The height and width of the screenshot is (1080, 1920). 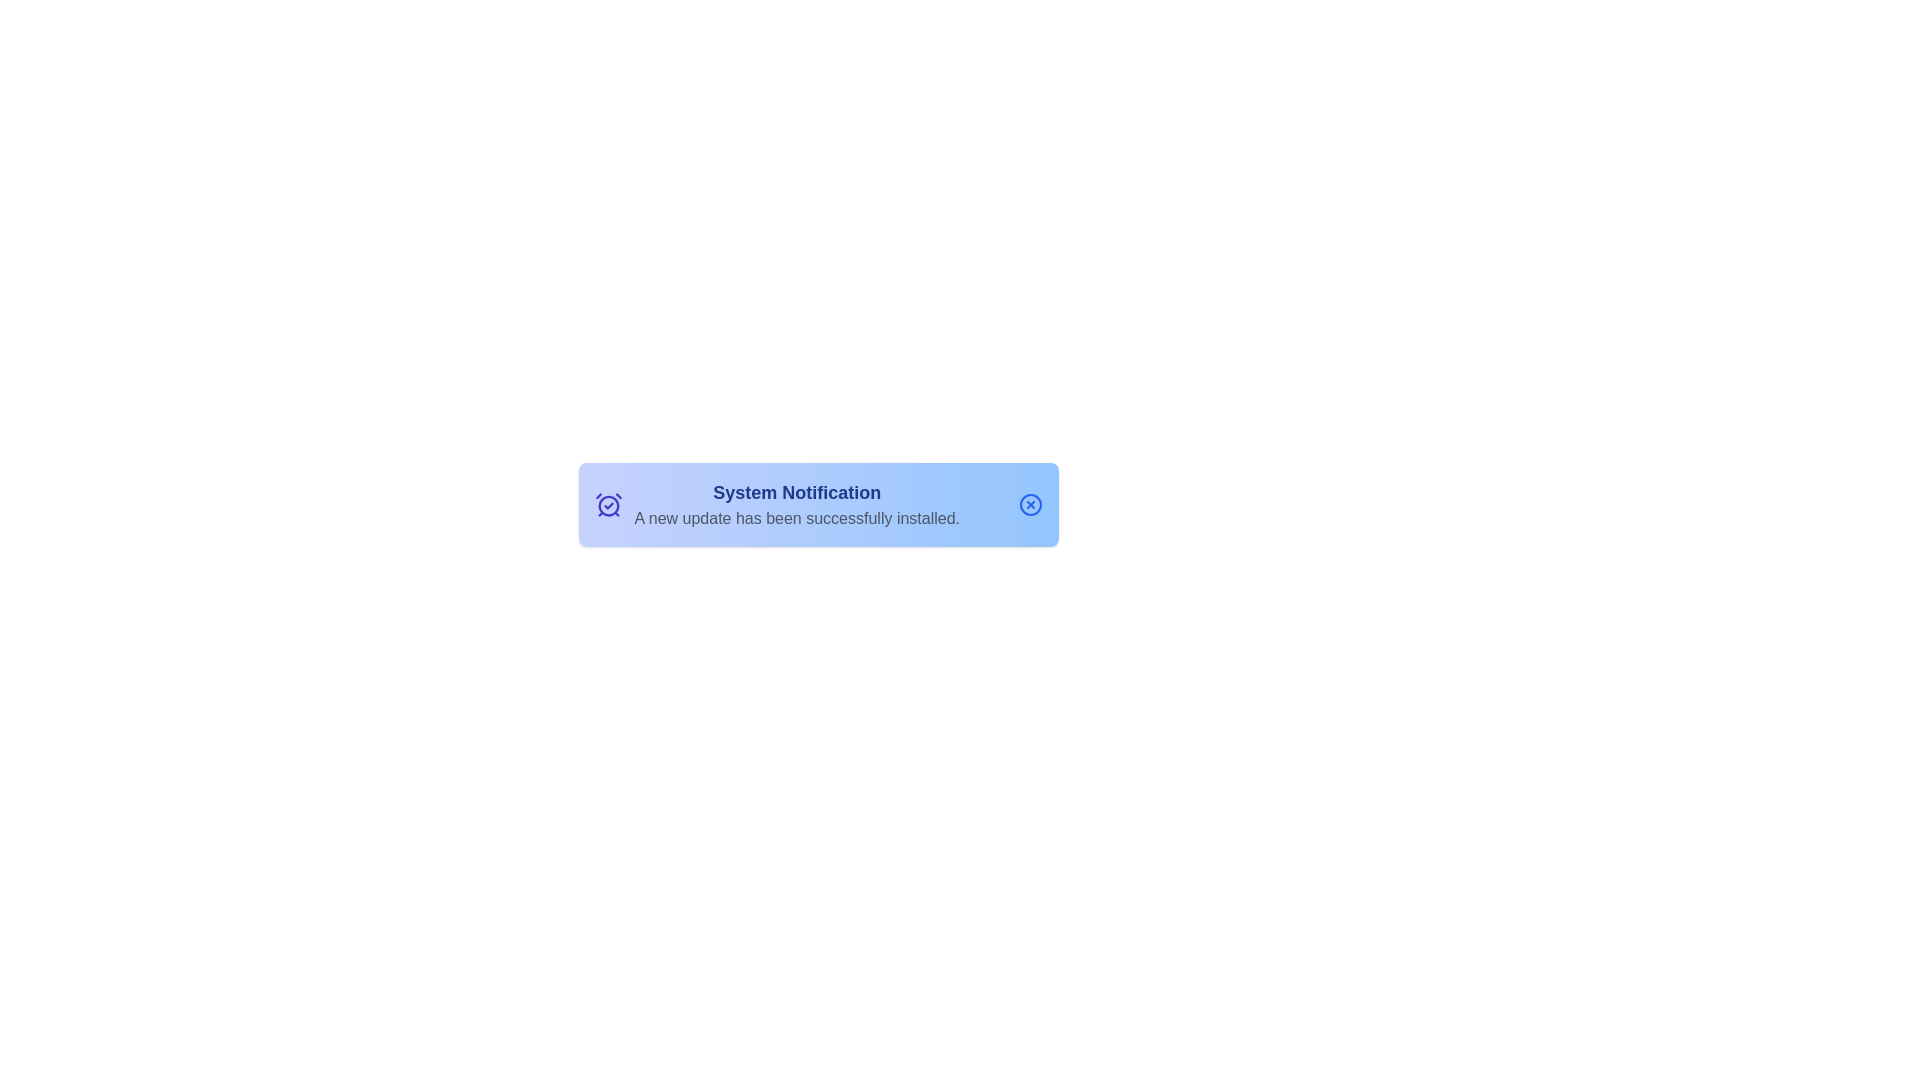 What do you see at coordinates (607, 504) in the screenshot?
I see `the icon that signifies the context of the notification related to time or scheduling, located at the leftmost side of the notification panel, adjacent to the title 'System Notification'` at bounding box center [607, 504].